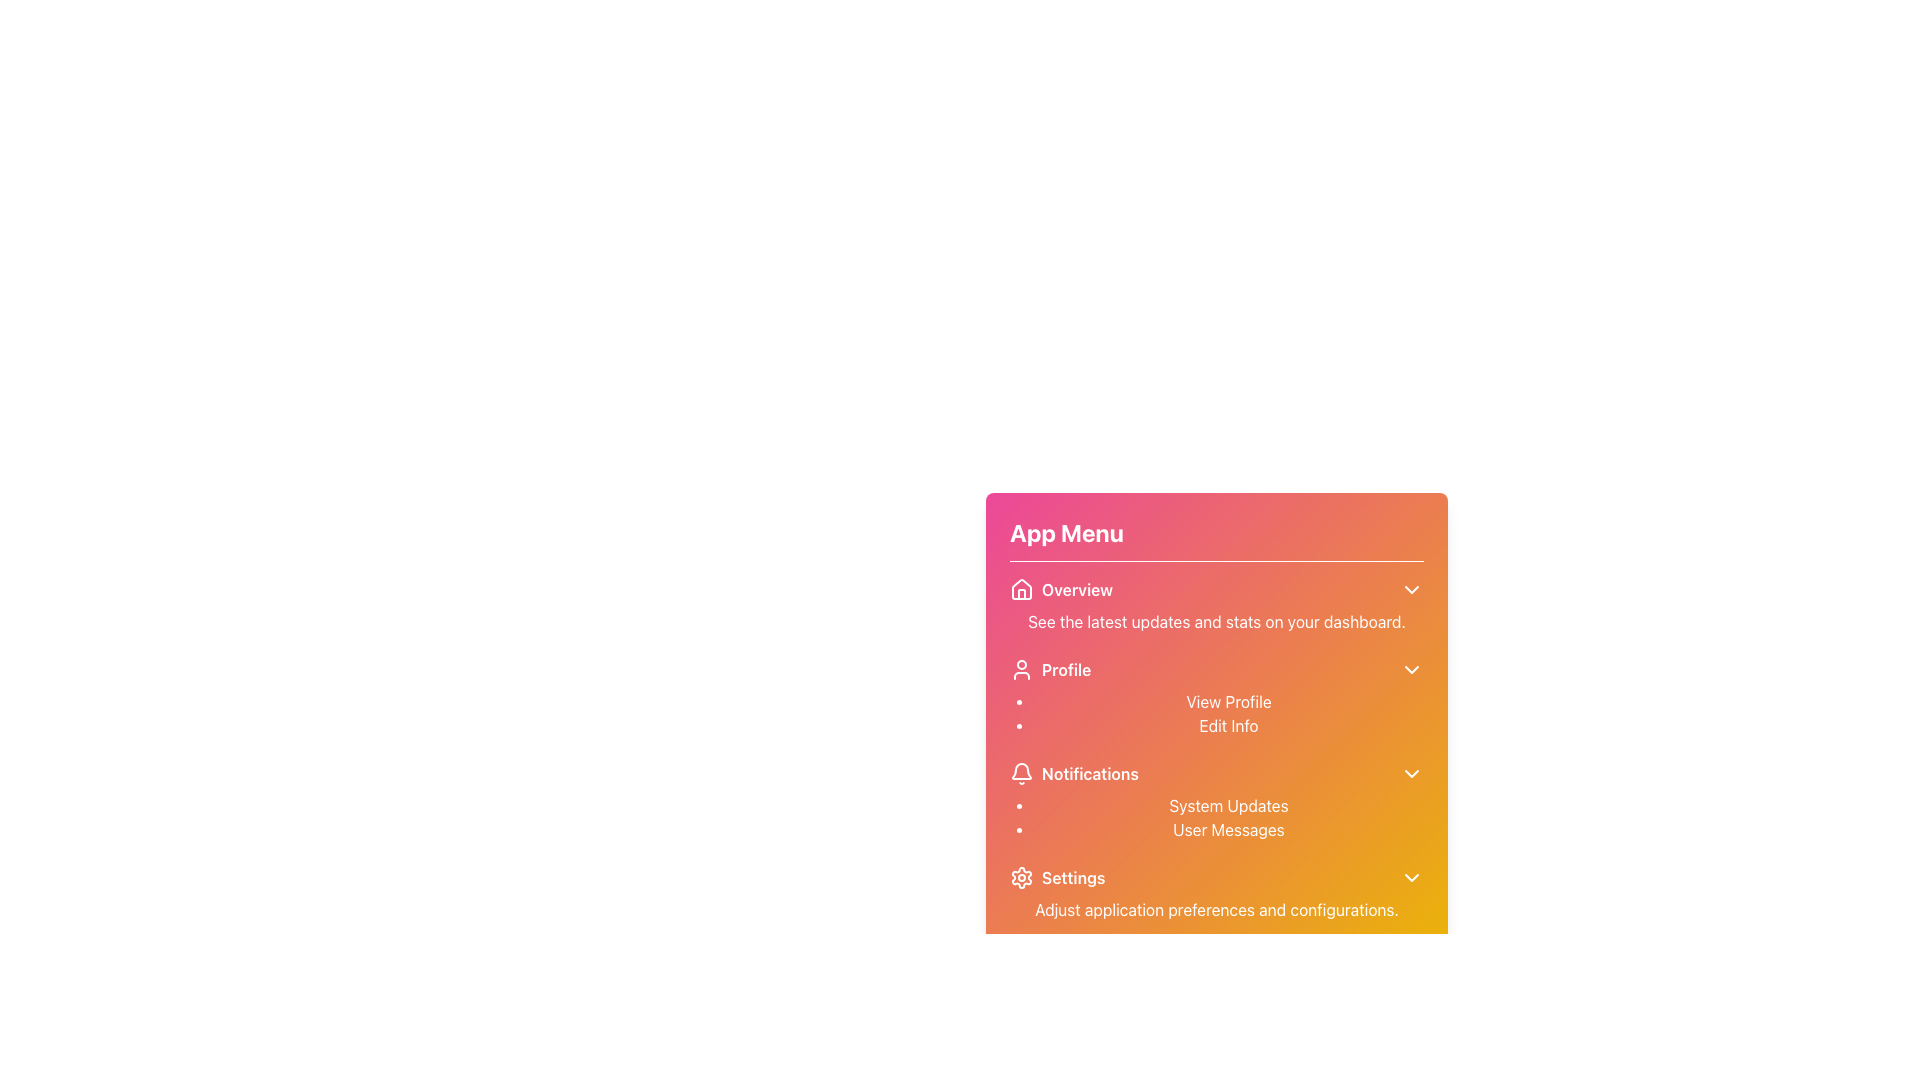  What do you see at coordinates (1227, 817) in the screenshot?
I see `the 'User Messages' item in the vertically-arranged text list located under the 'Notifications' section in the sidebar` at bounding box center [1227, 817].